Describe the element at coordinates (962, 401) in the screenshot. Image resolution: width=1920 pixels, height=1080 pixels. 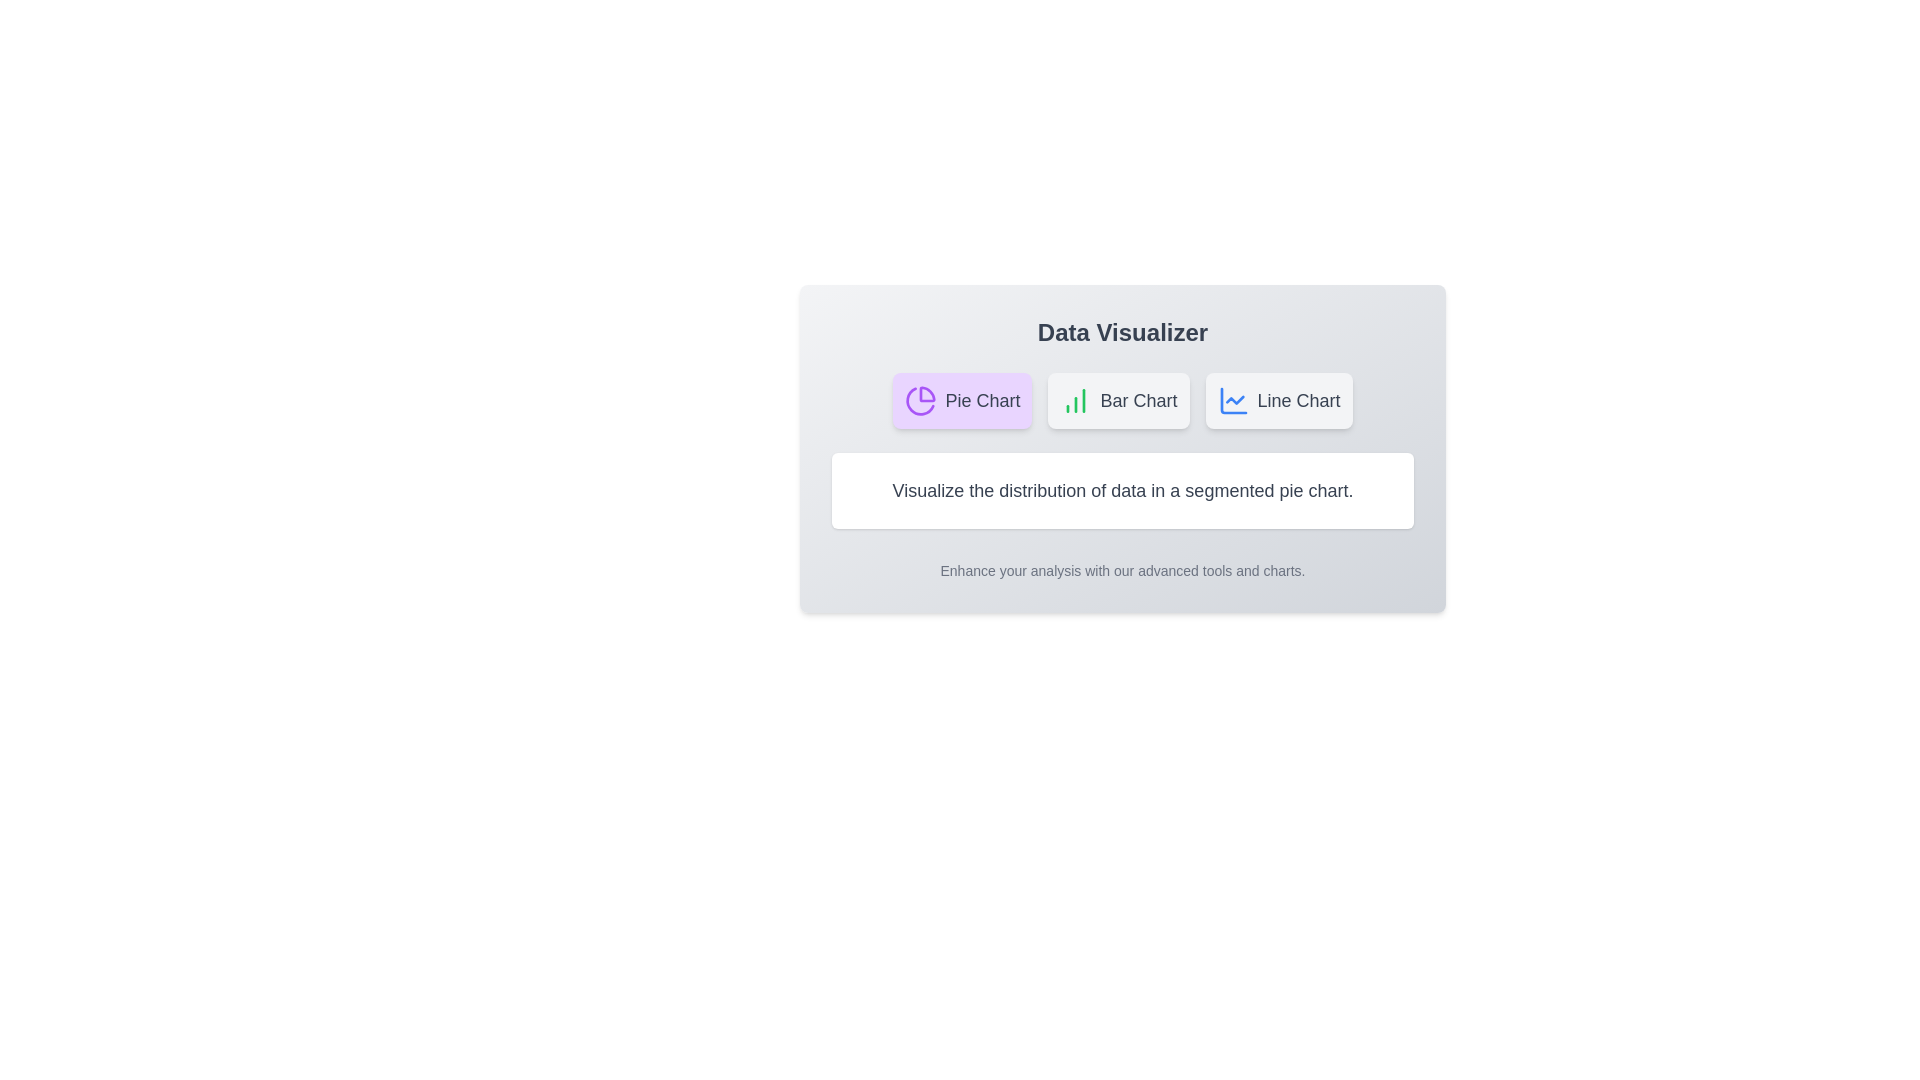
I see `the button labeled 'Pie Chart' to observe hover effects` at that location.